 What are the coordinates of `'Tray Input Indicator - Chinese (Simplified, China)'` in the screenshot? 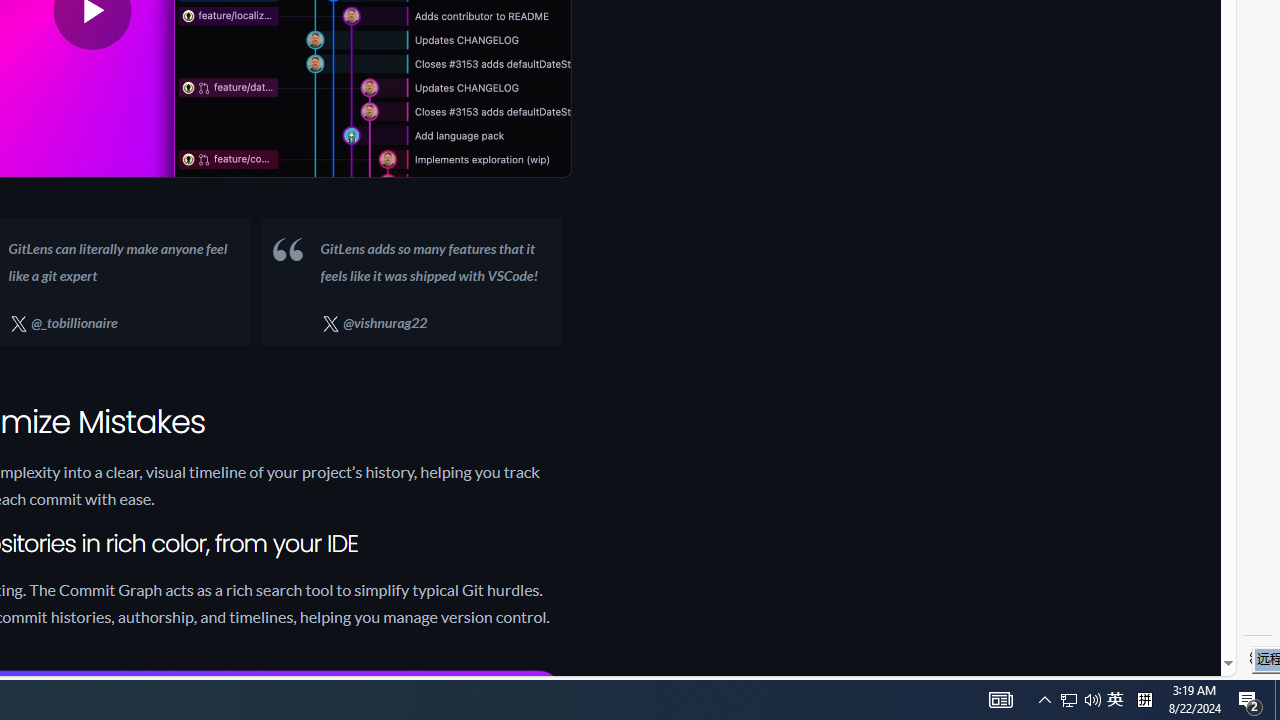 It's located at (1144, 698).